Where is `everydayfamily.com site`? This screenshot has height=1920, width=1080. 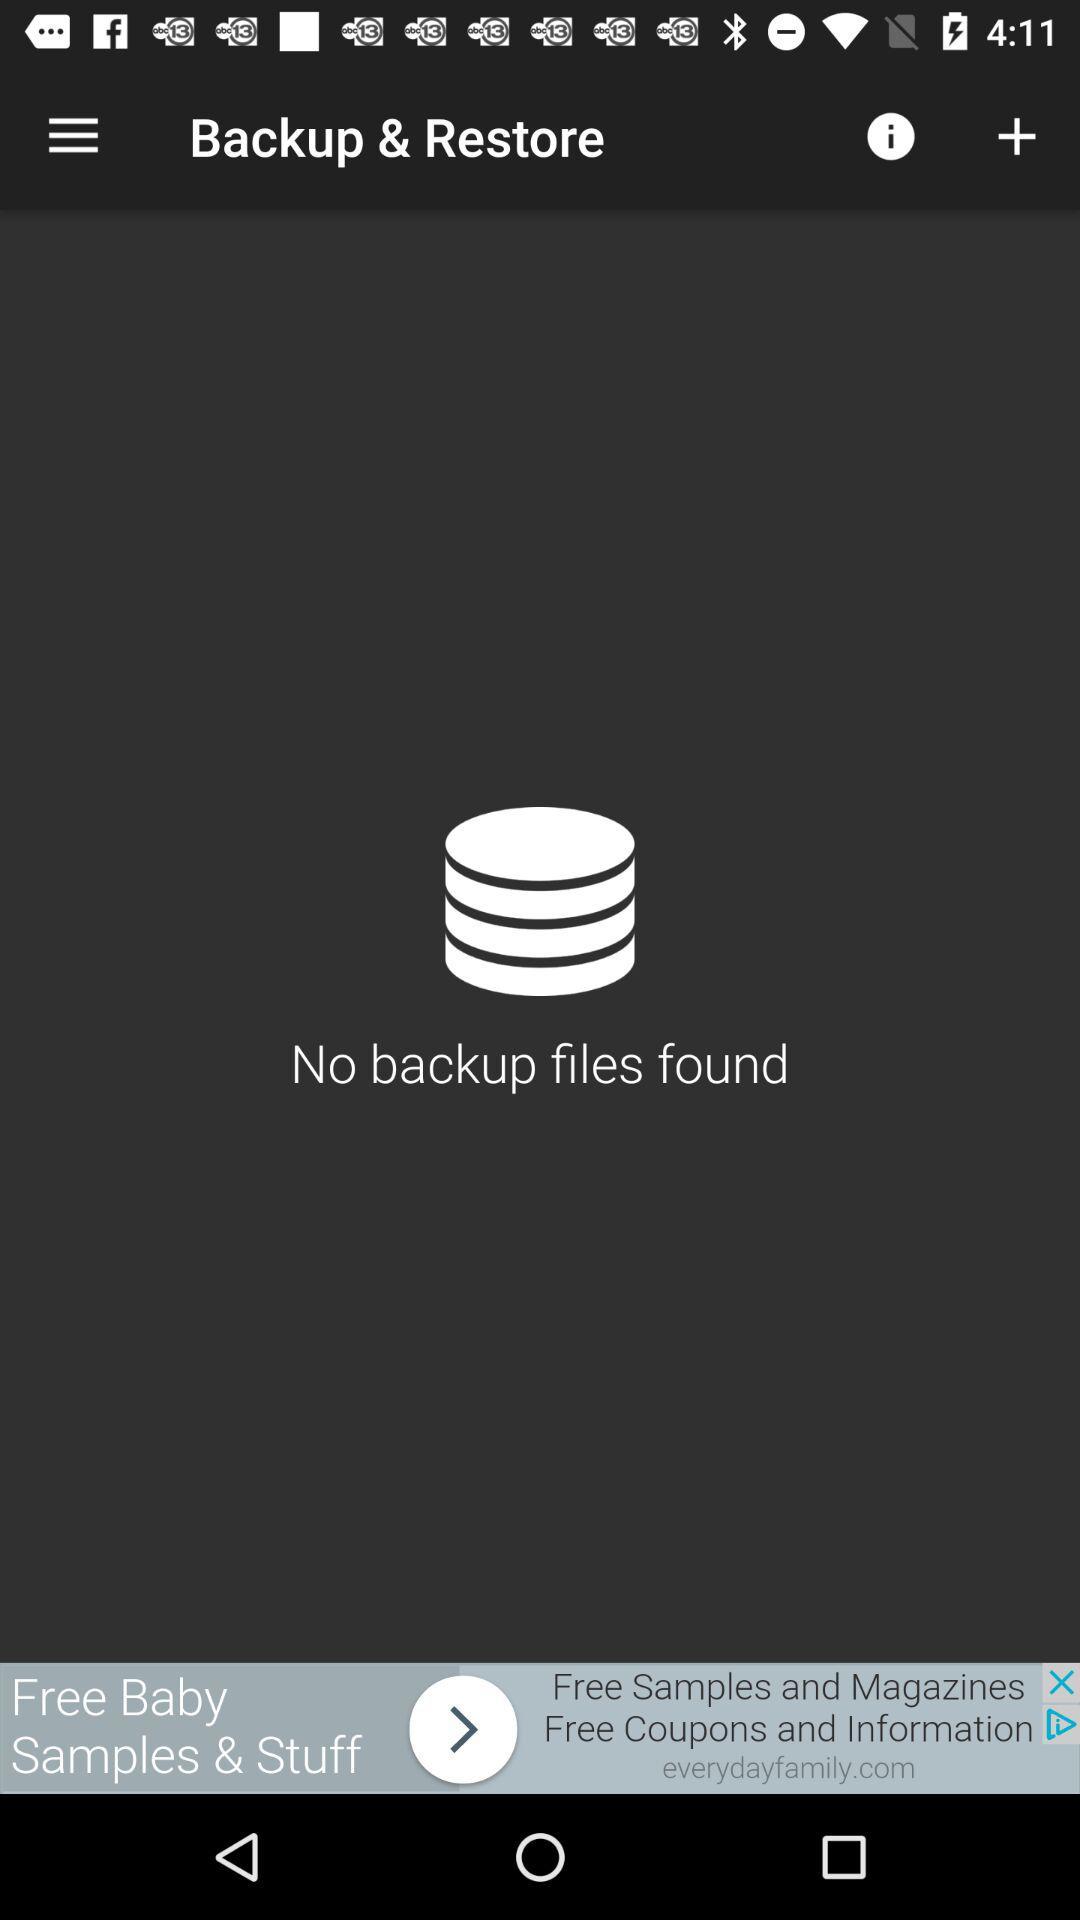 everydayfamily.com site is located at coordinates (540, 1727).